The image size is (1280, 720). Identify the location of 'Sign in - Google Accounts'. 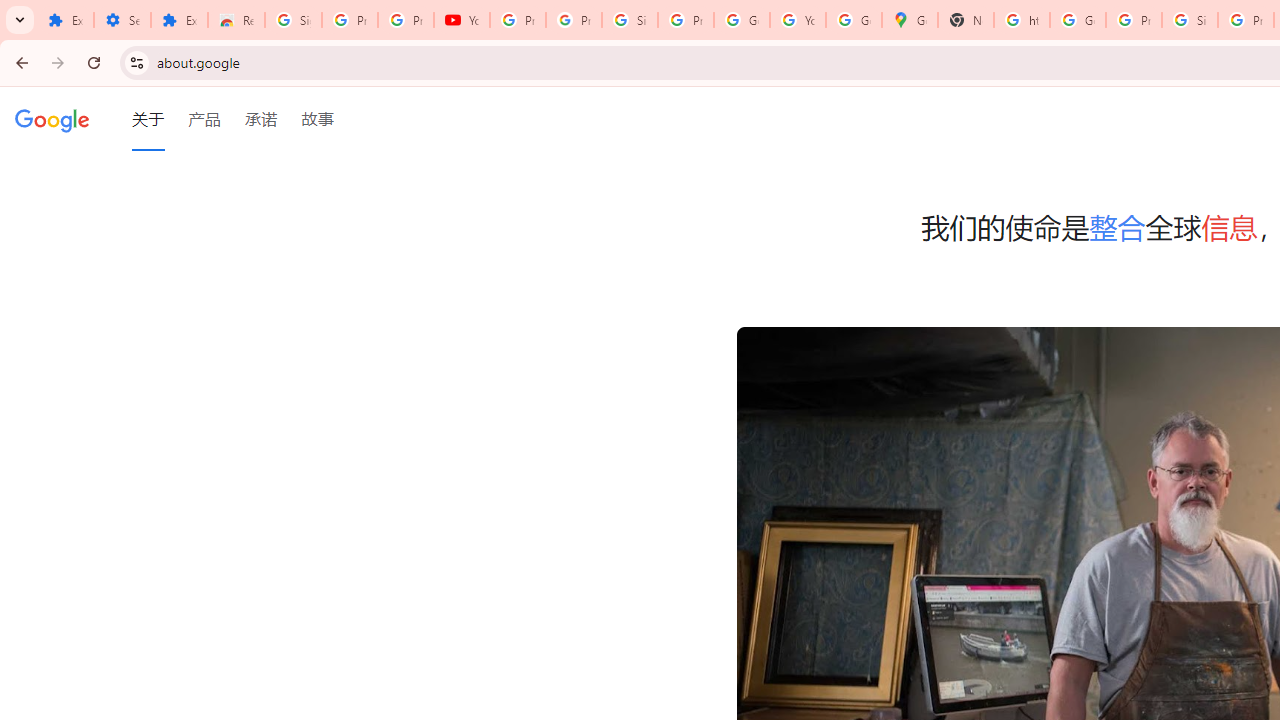
(1190, 20).